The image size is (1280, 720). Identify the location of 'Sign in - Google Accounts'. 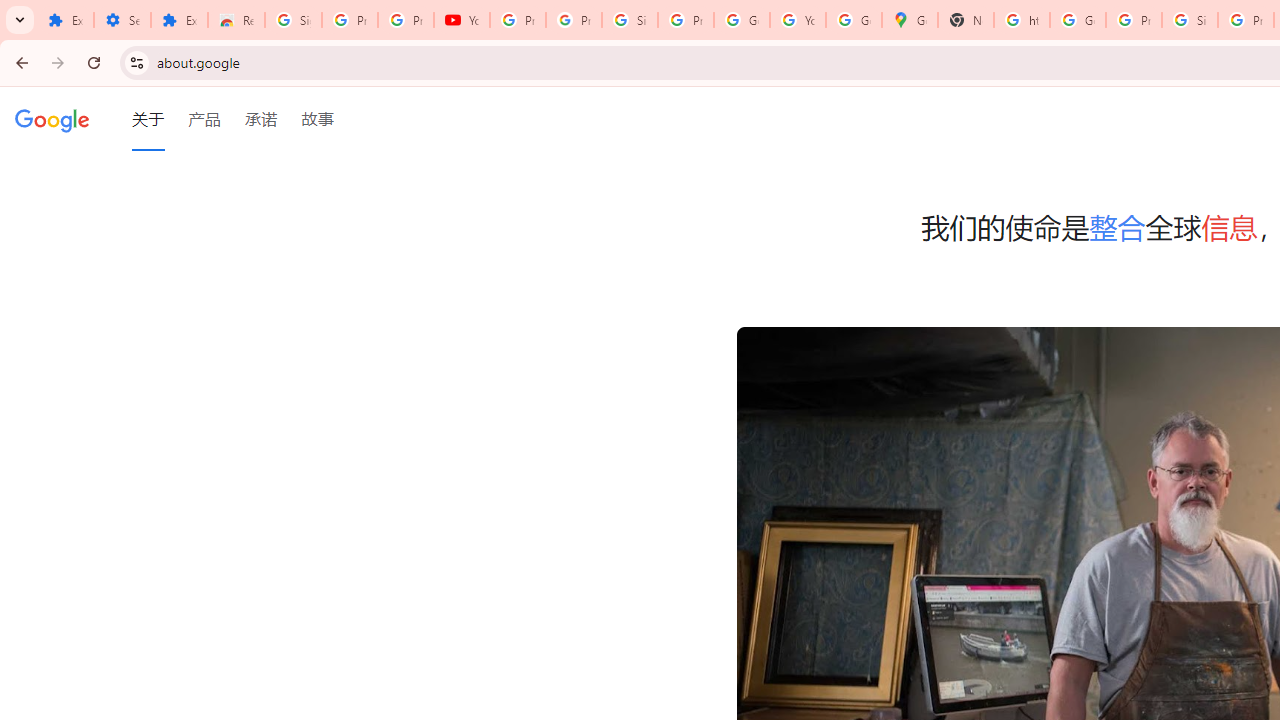
(1190, 20).